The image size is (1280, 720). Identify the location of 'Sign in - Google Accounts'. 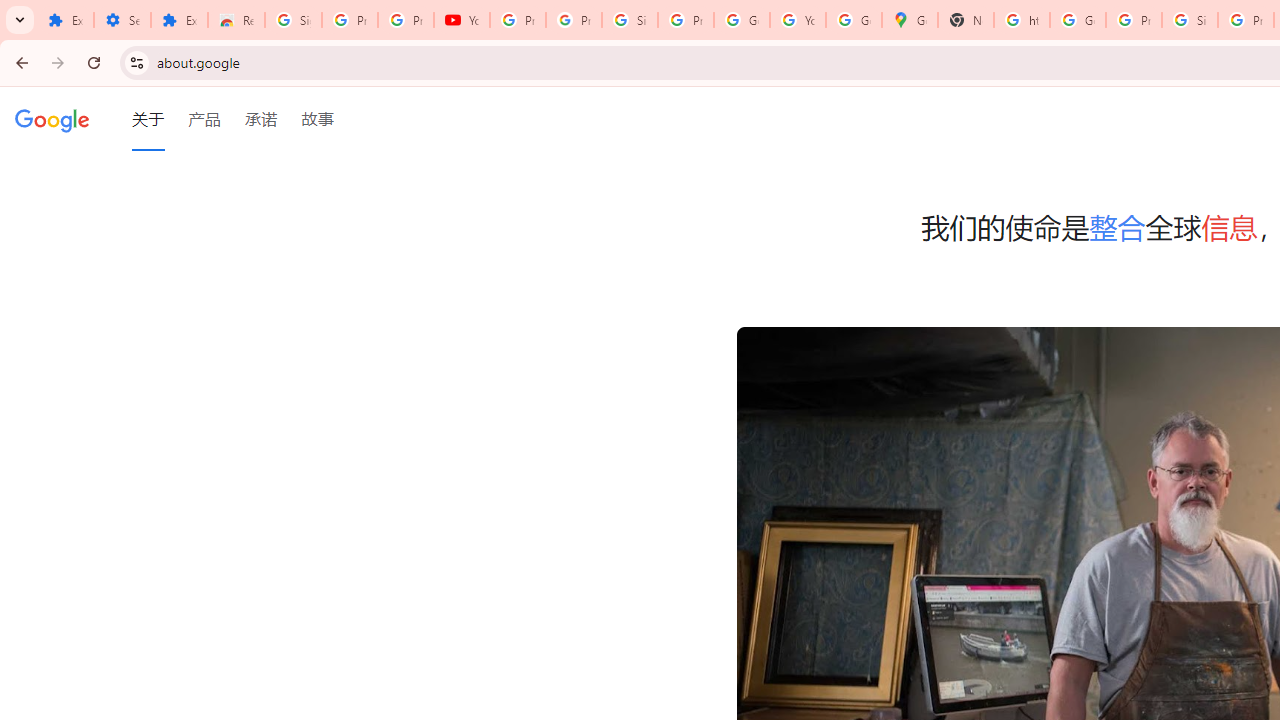
(1190, 20).